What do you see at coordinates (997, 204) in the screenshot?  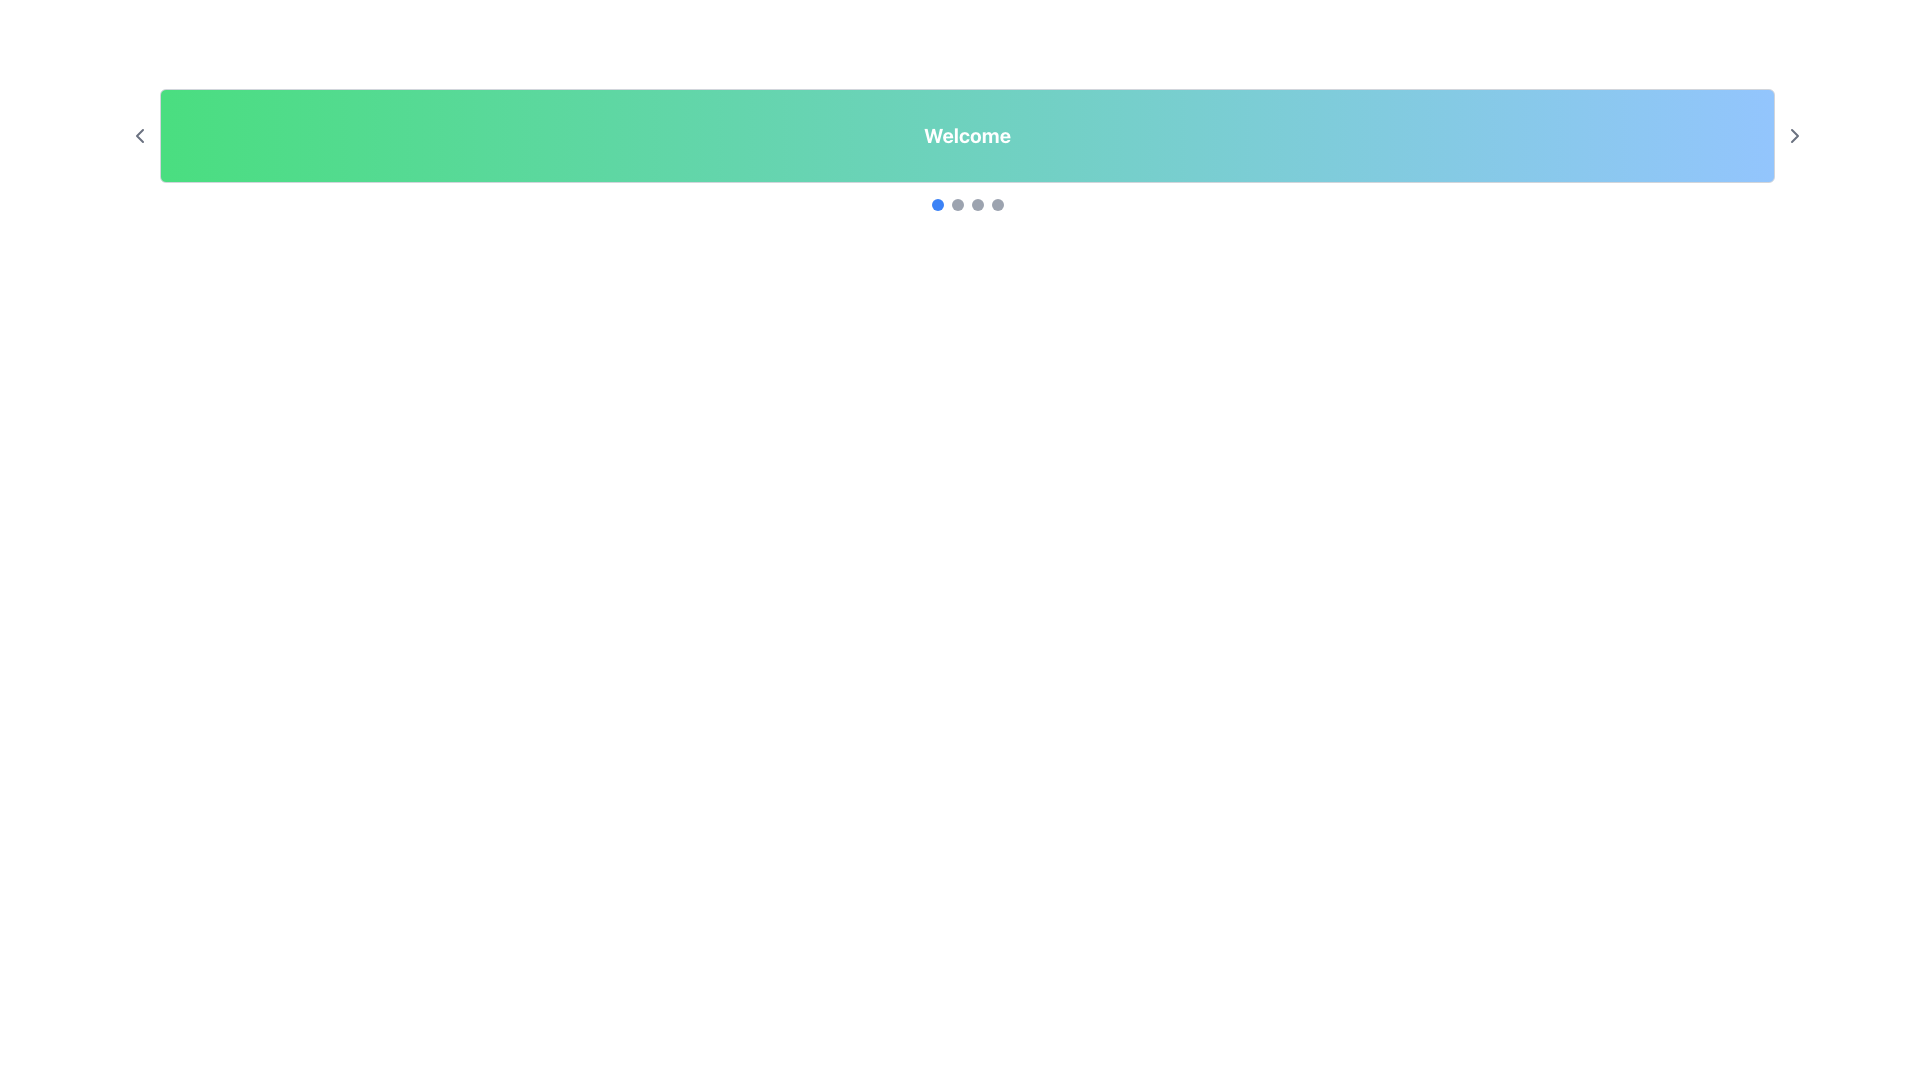 I see `the fourth circular navigation button with a gray background located below the 'Welcome' header to observe its hover effects` at bounding box center [997, 204].